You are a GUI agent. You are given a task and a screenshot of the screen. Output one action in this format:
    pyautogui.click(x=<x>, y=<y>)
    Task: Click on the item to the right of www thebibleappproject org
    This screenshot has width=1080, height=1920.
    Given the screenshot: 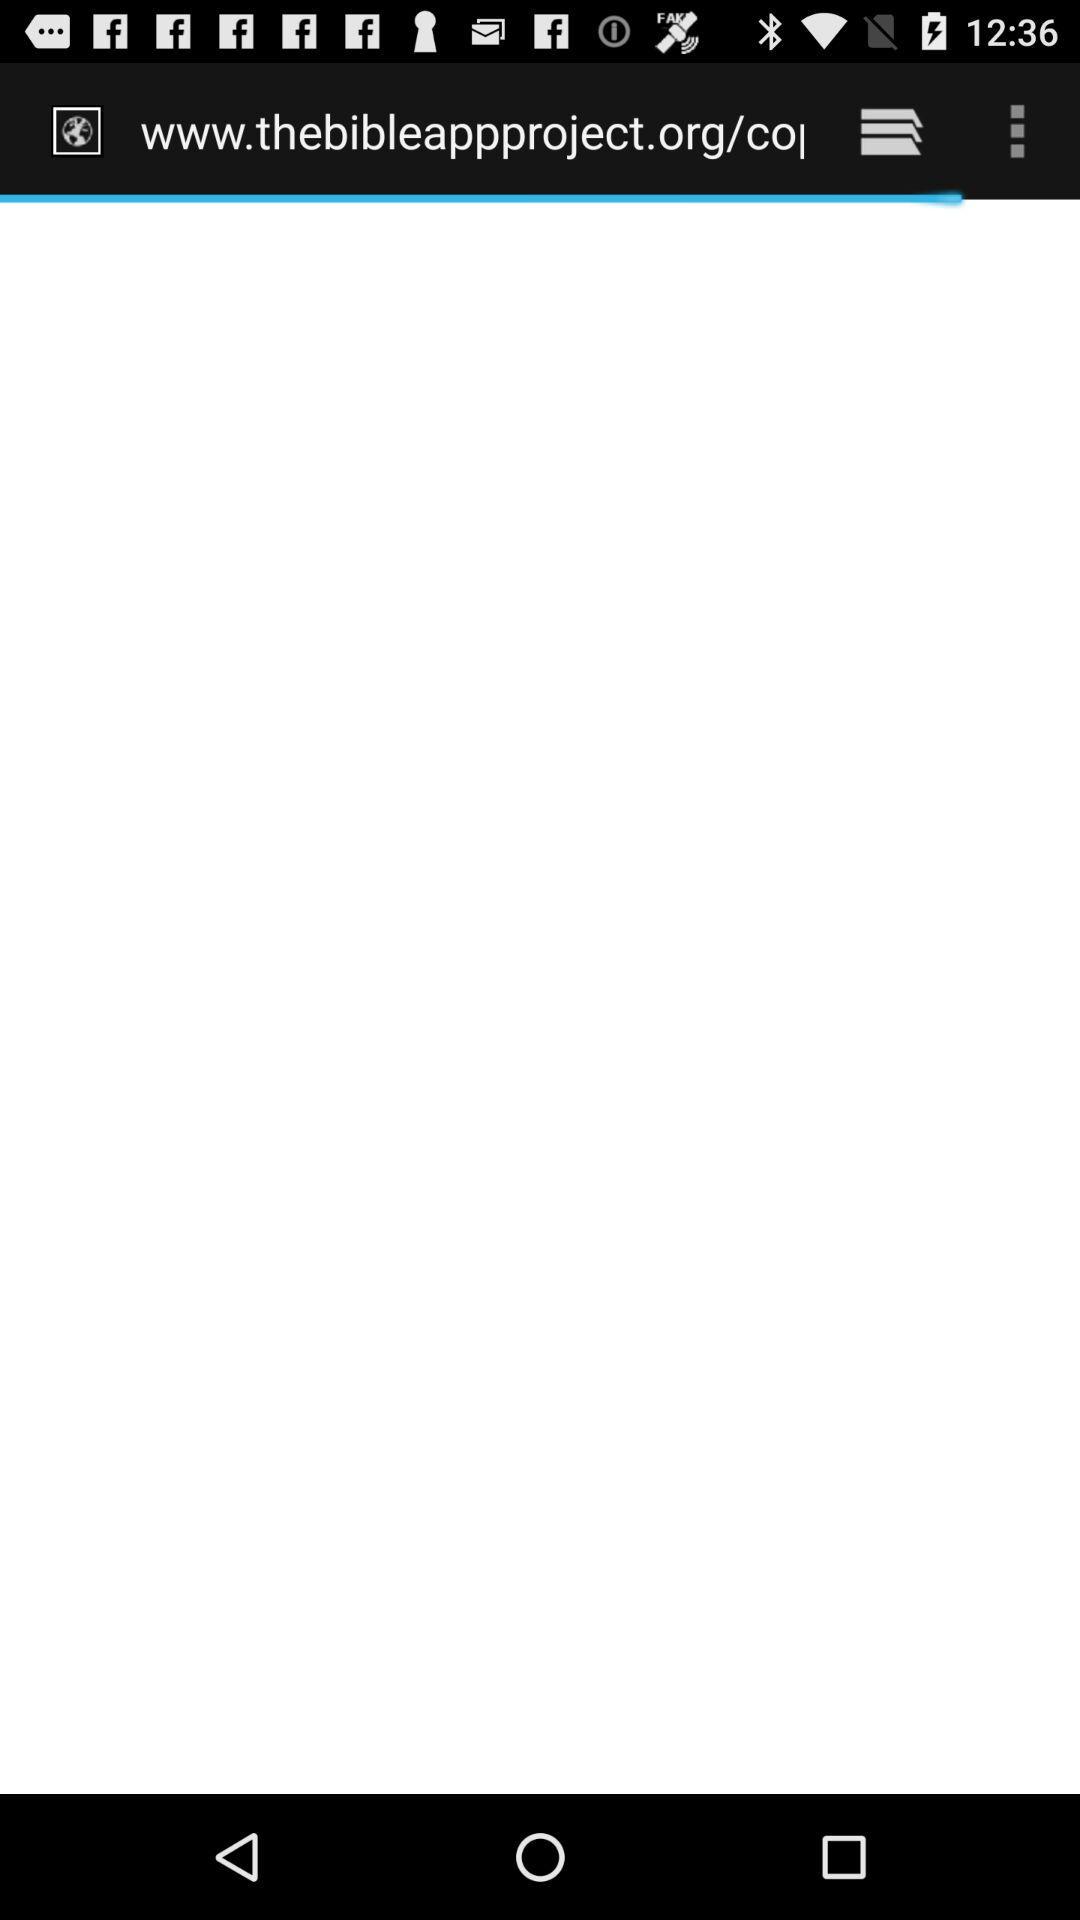 What is the action you would take?
    pyautogui.click(x=890, y=130)
    